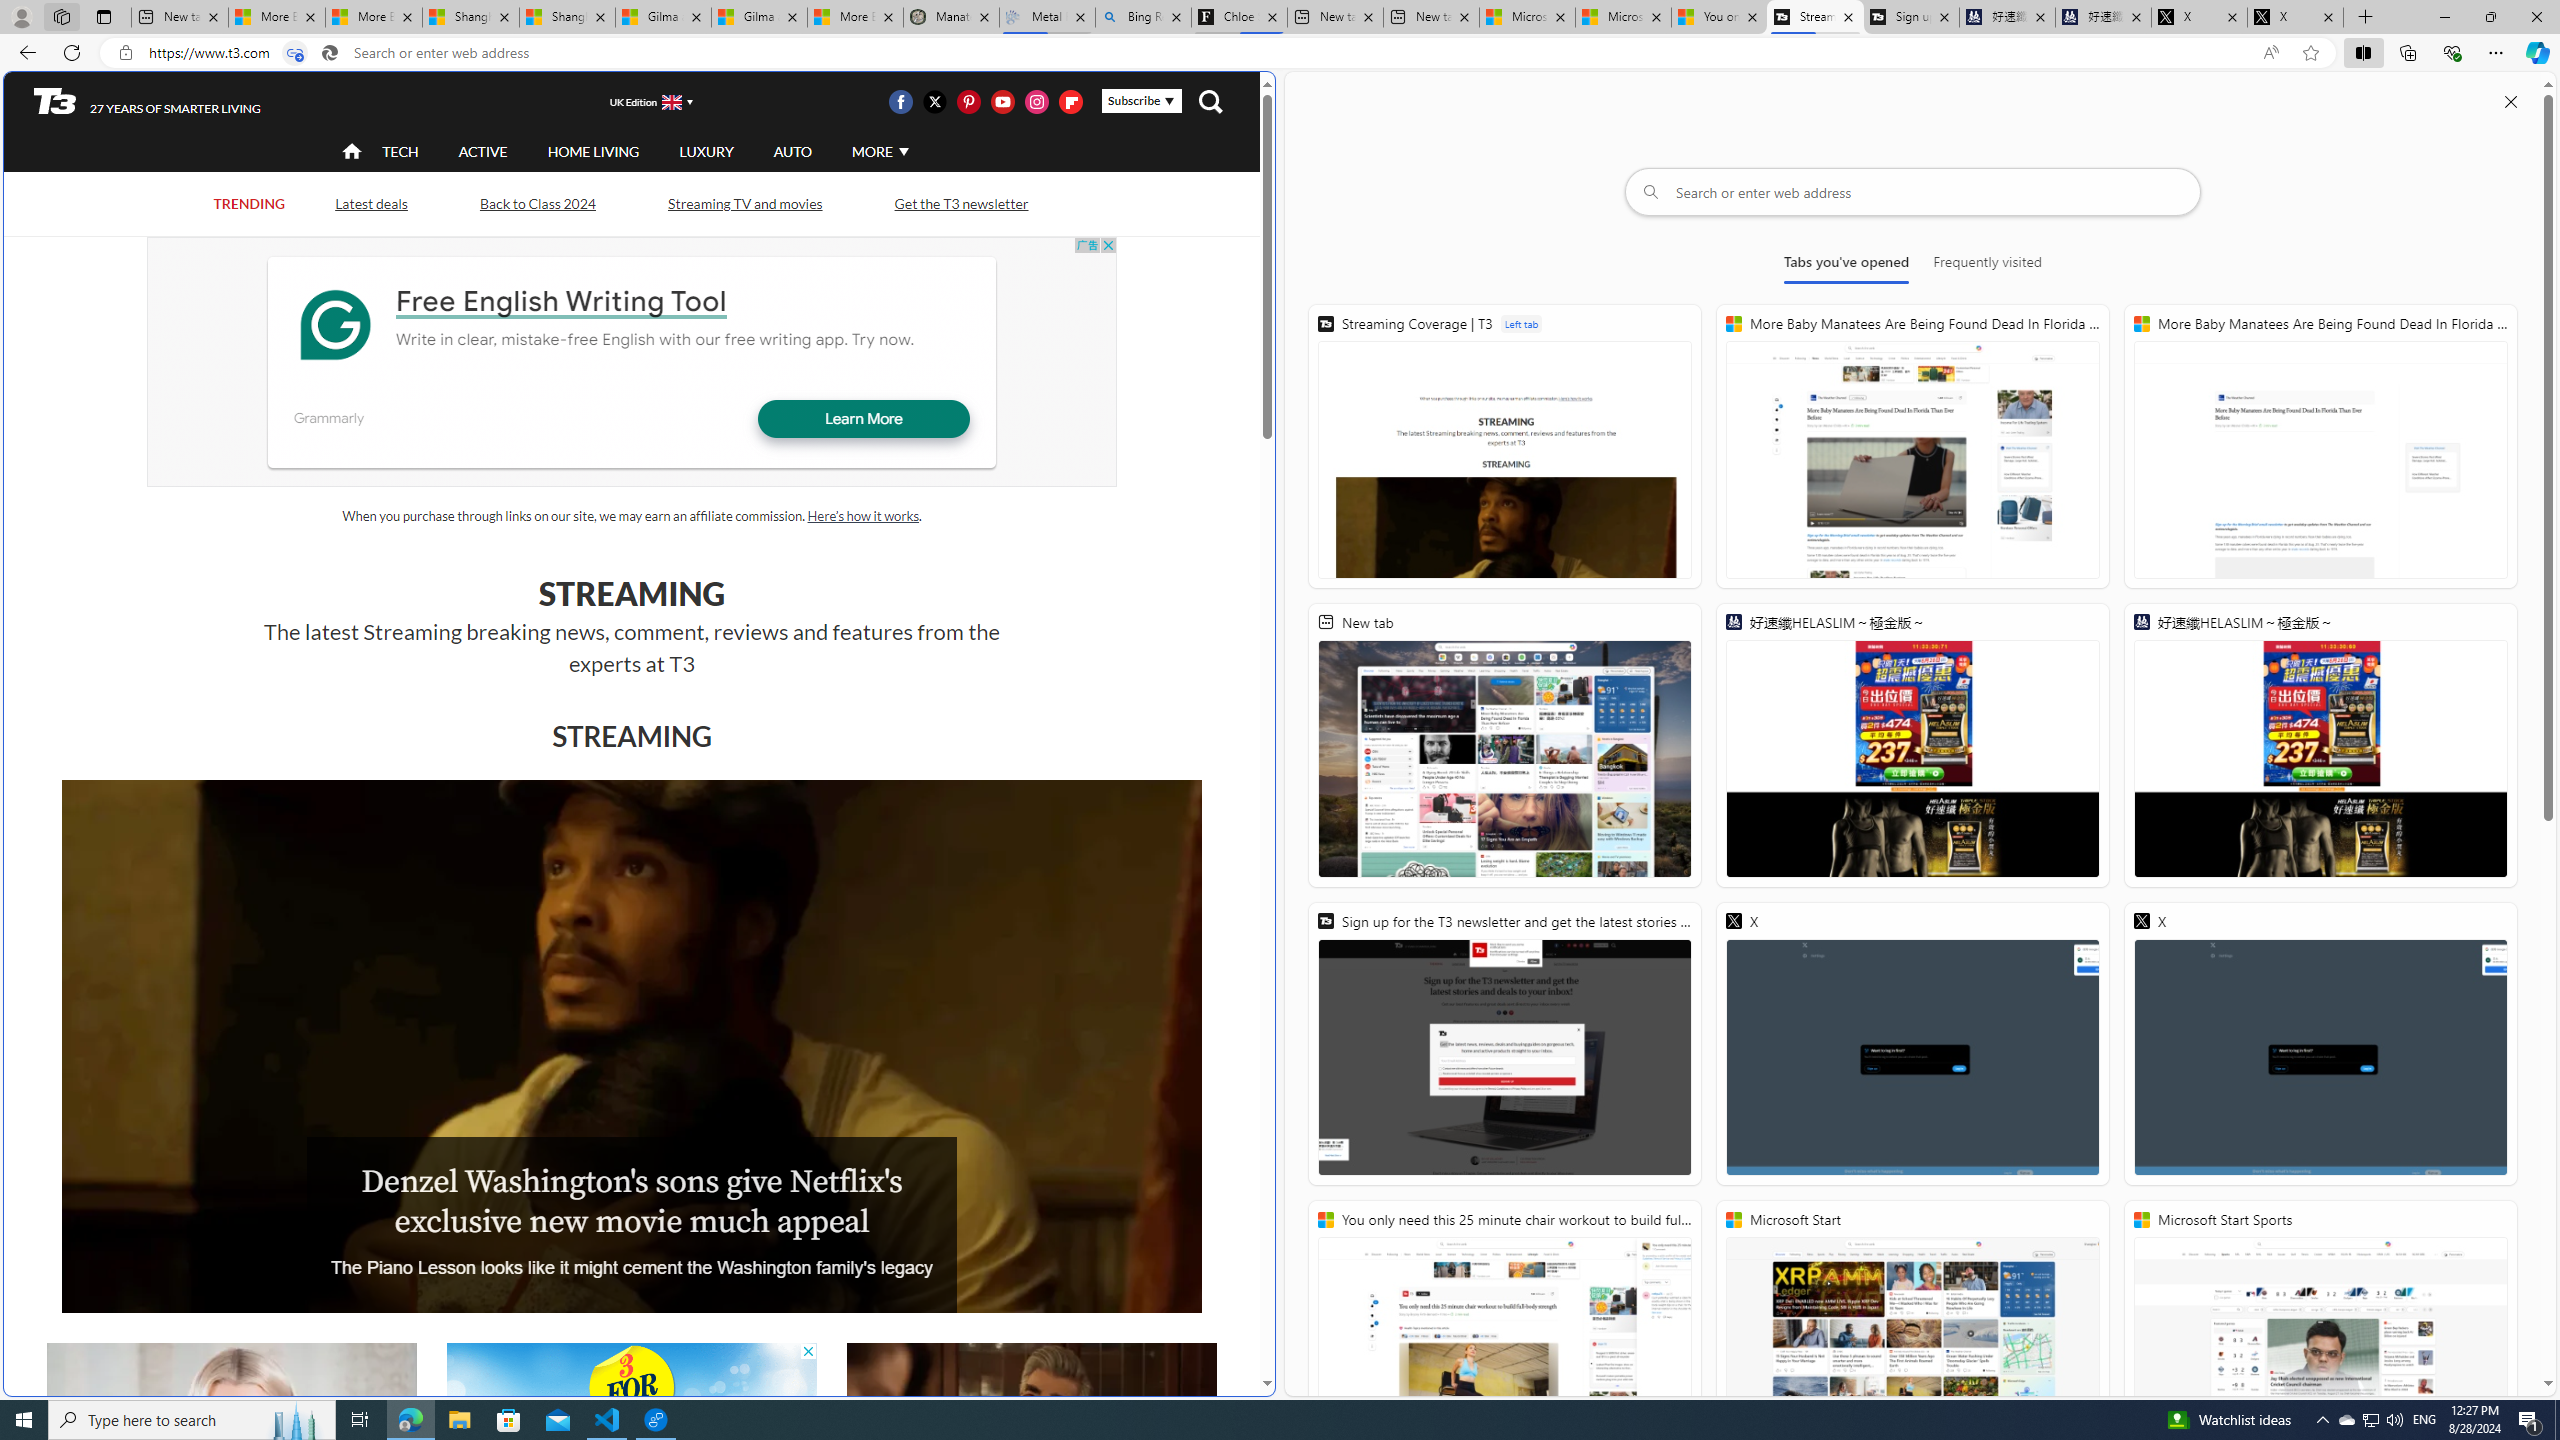  I want to click on 'Get the T3 newsletter', so click(961, 202).